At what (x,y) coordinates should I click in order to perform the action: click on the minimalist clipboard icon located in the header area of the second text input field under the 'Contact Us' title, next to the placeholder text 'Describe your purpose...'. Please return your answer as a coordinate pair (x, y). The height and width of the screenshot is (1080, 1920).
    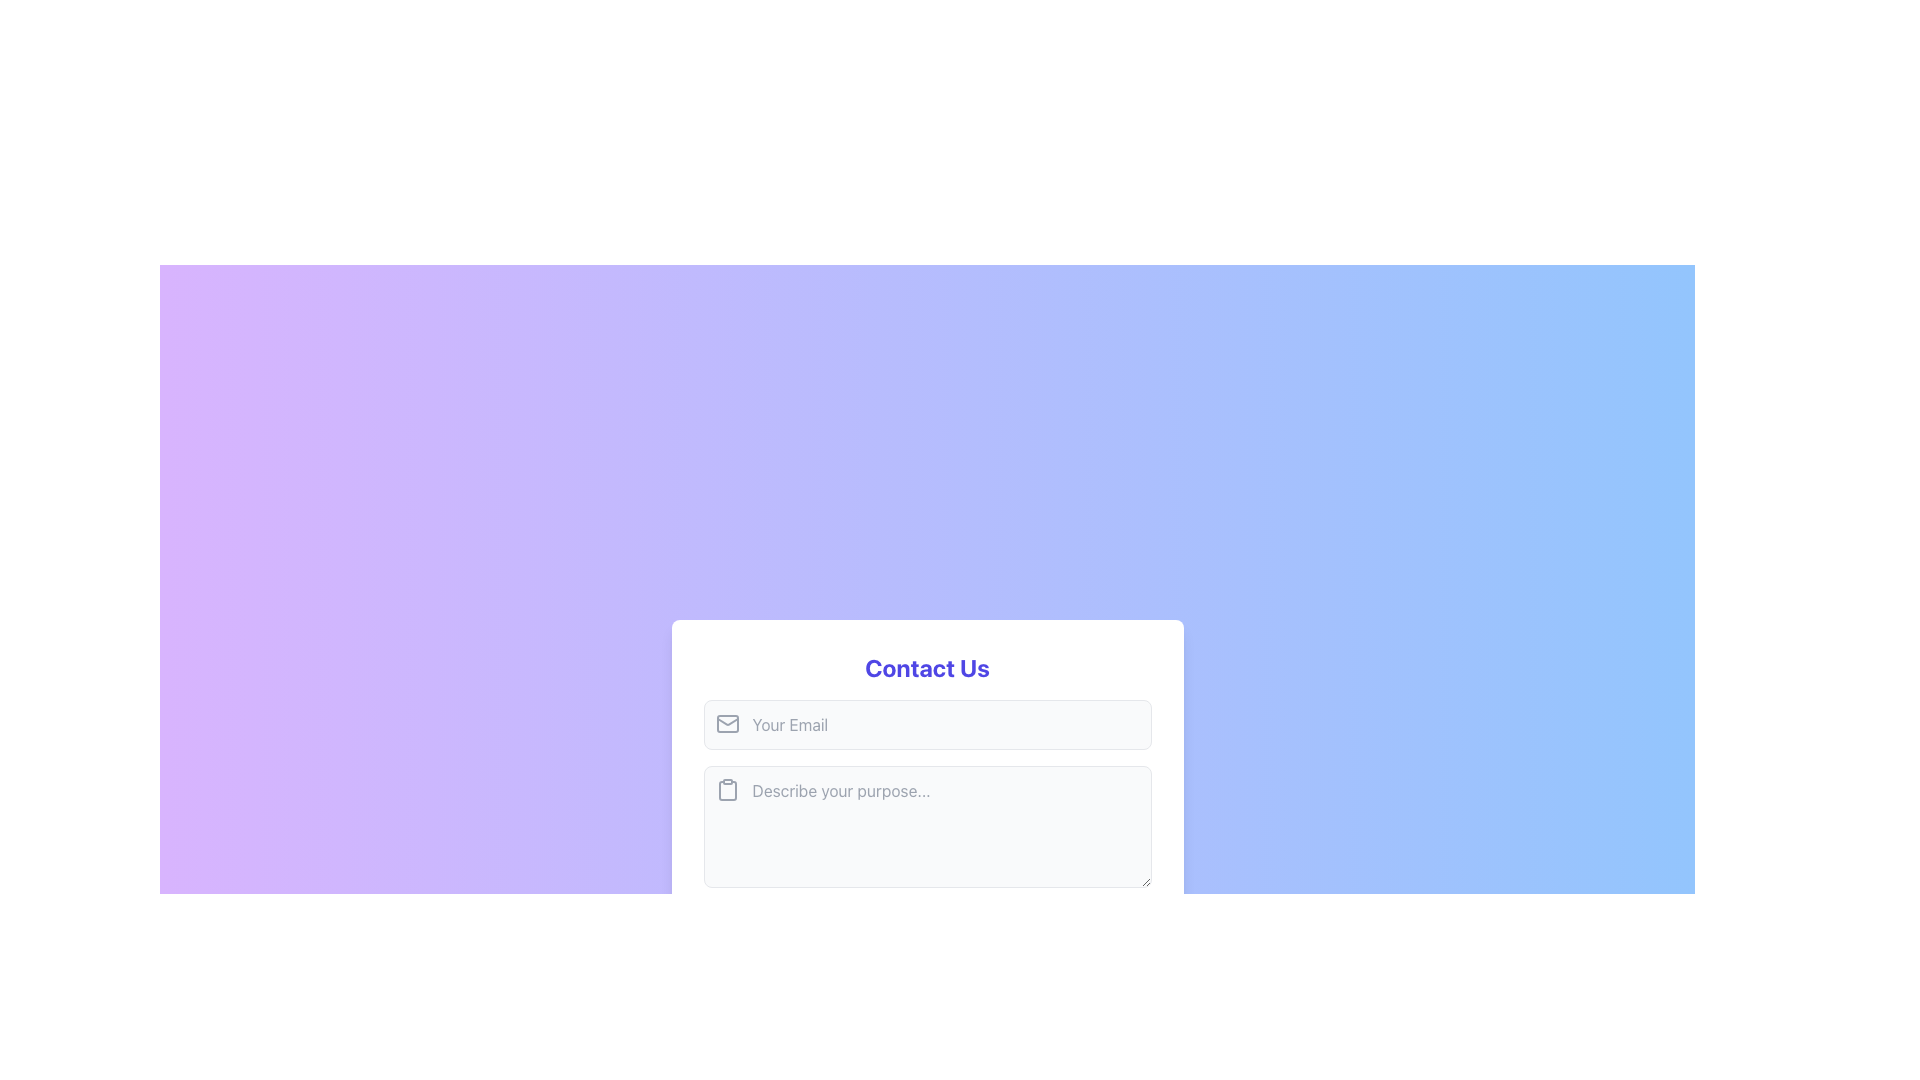
    Looking at the image, I should click on (726, 789).